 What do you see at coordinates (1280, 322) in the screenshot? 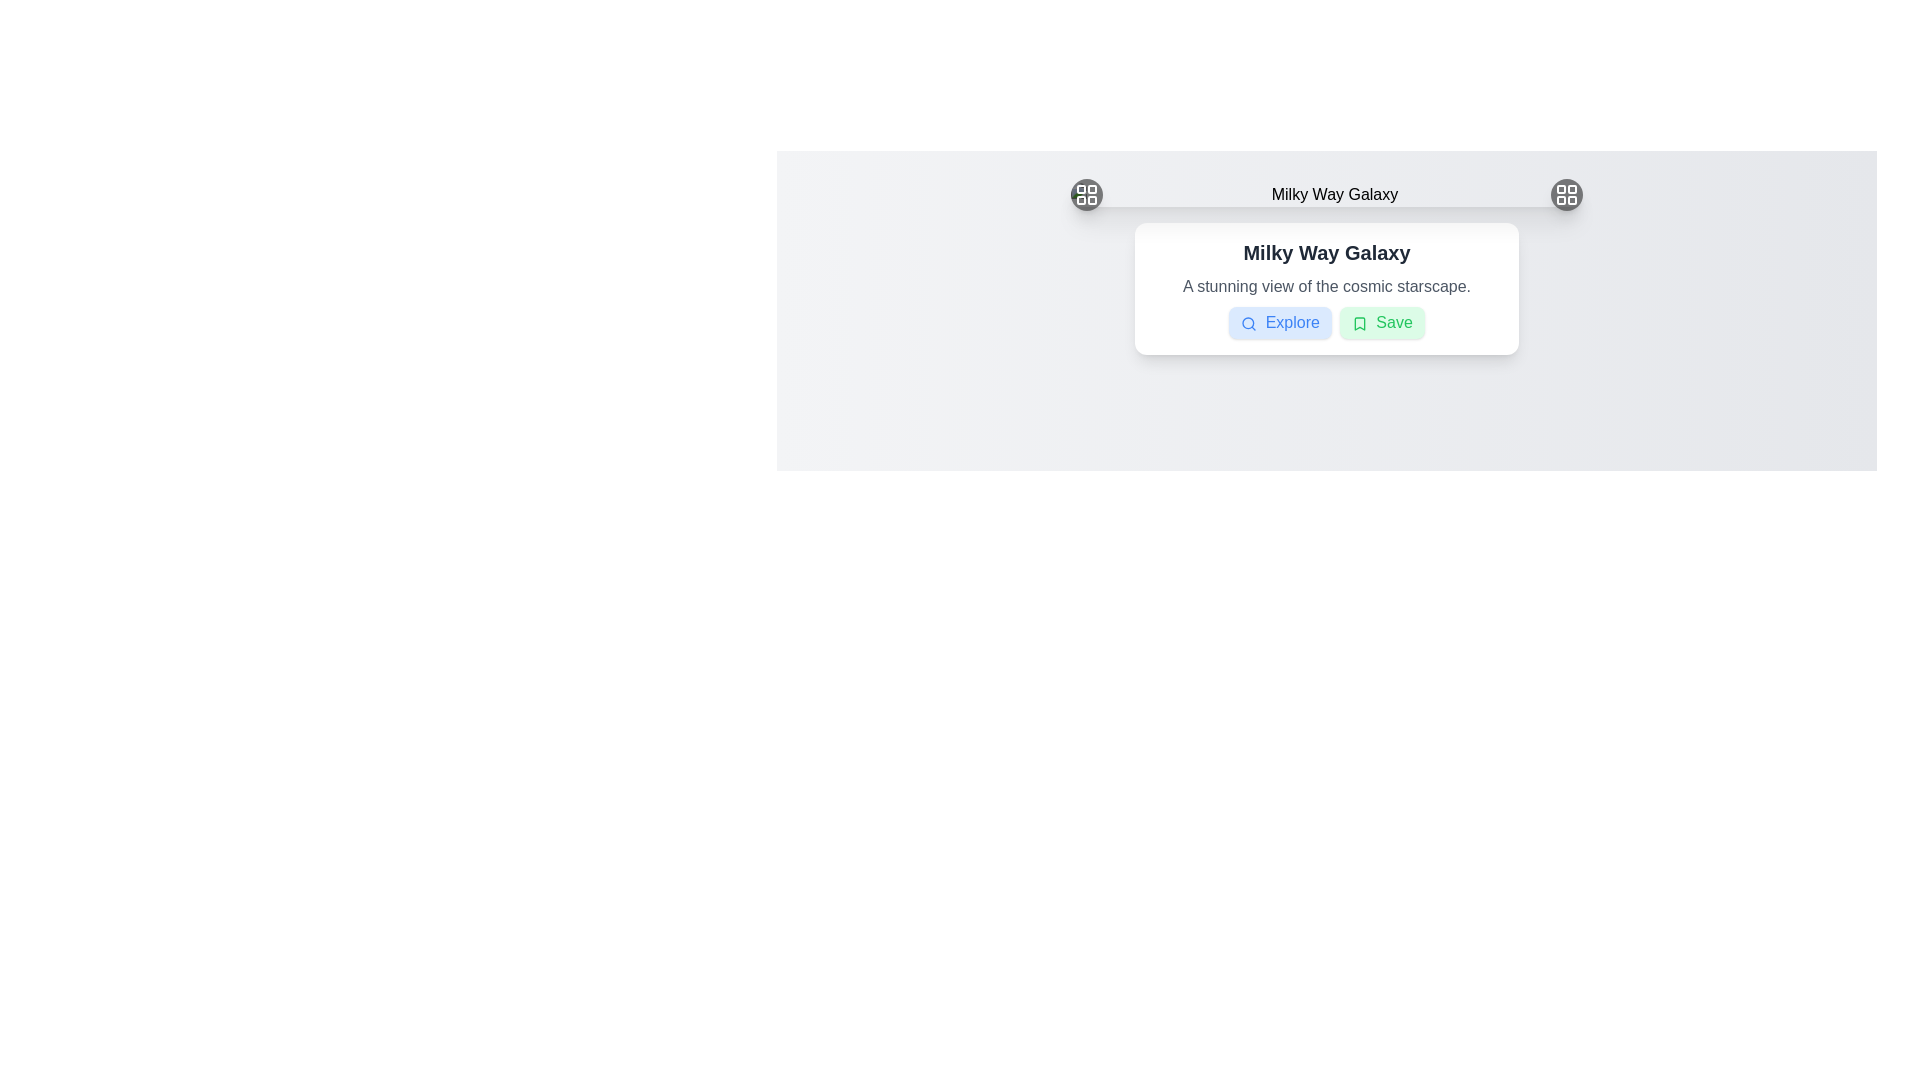
I see `the 'explore' button located at the leftmost position in the horizontally aligned button group` at bounding box center [1280, 322].